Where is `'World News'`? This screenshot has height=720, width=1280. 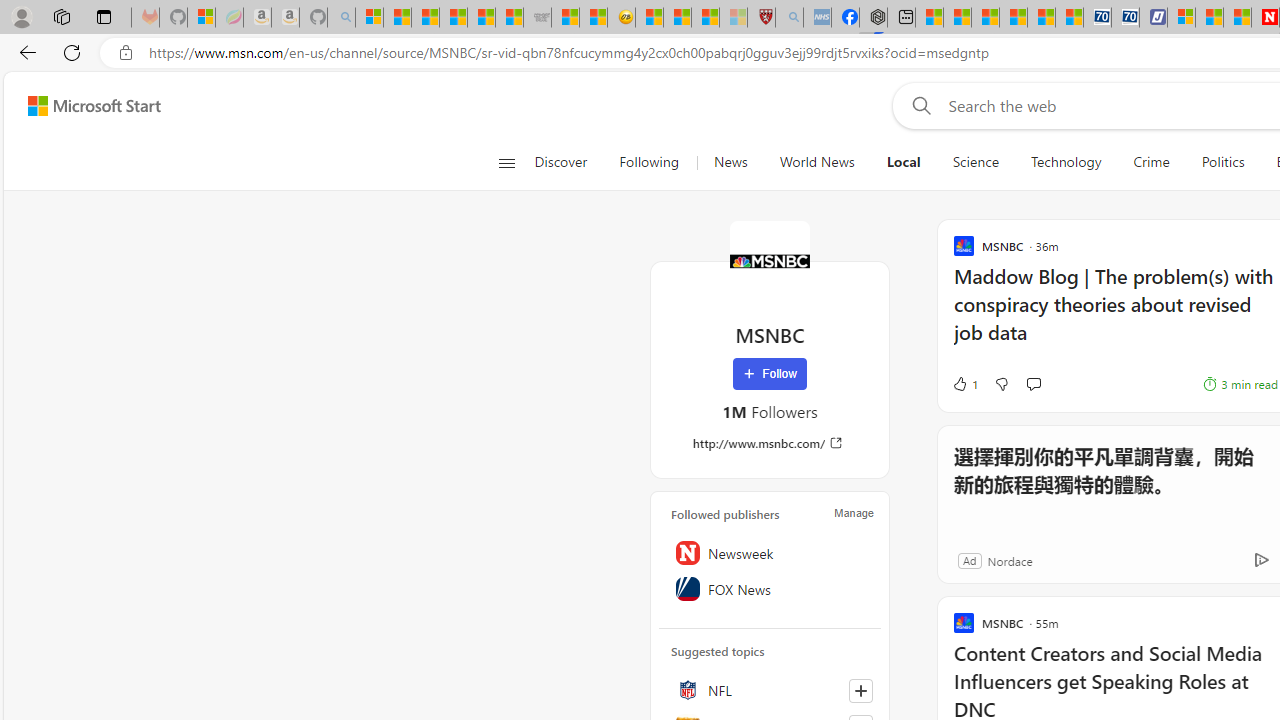
'World News' is located at coordinates (816, 162).